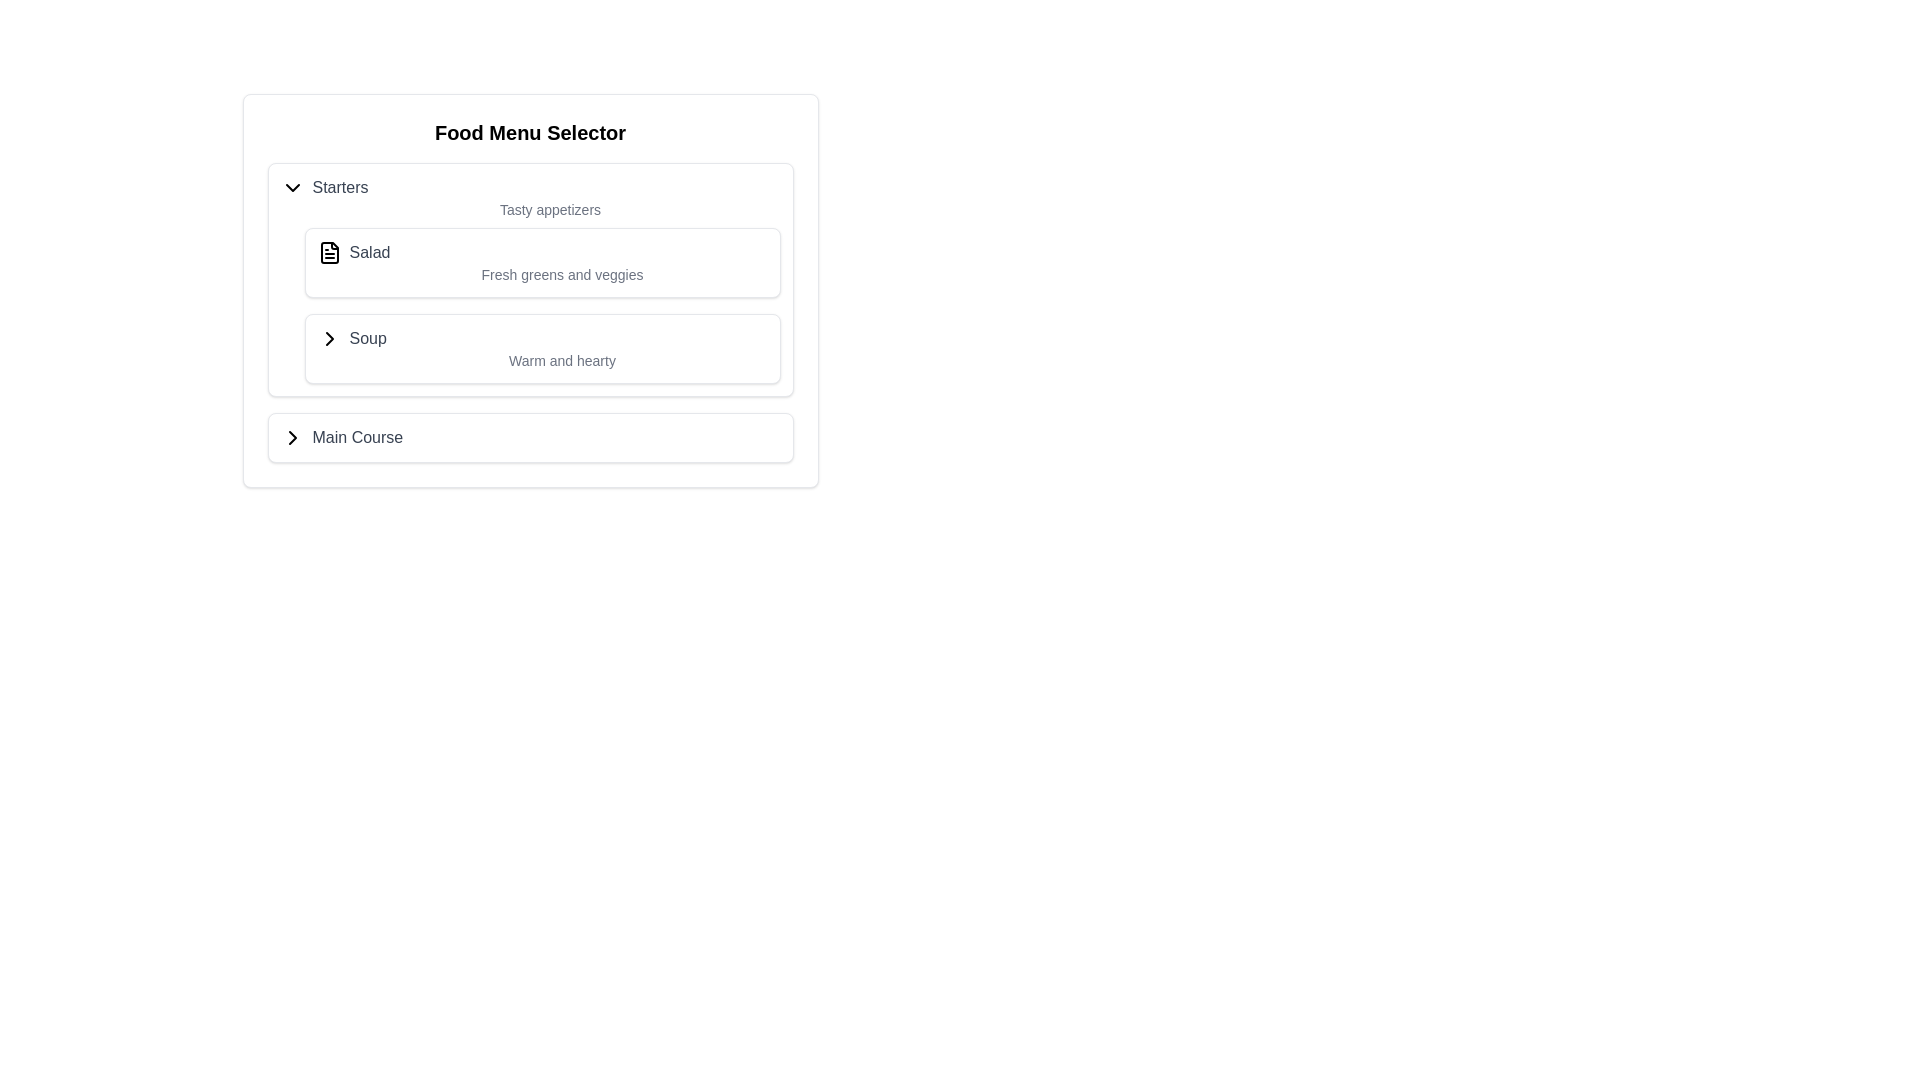 The image size is (1920, 1080). Describe the element at coordinates (368, 338) in the screenshot. I see `the 'Soup' label in the 'Starters' list, which is styled with a medium-weight gray font and changes to a darker gray on hover` at that location.